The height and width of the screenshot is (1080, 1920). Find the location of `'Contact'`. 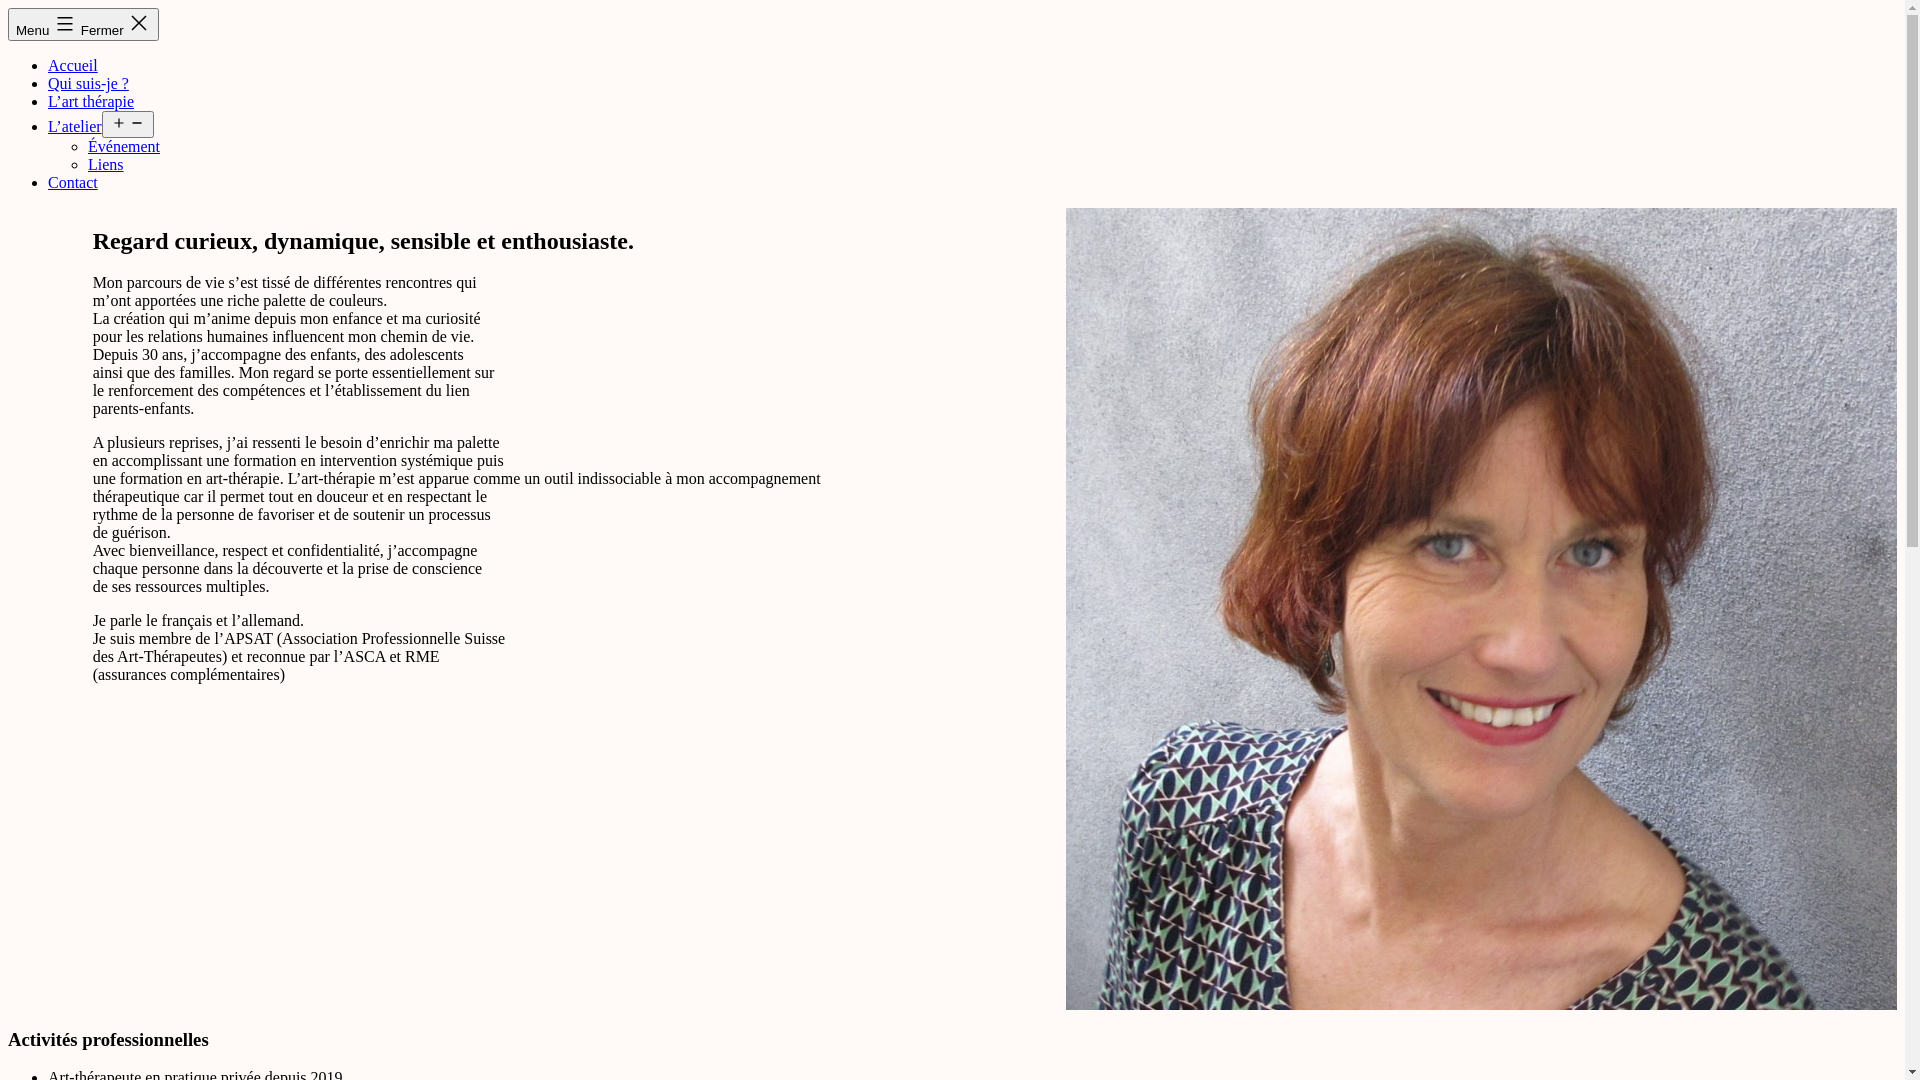

'Contact' is located at coordinates (72, 182).